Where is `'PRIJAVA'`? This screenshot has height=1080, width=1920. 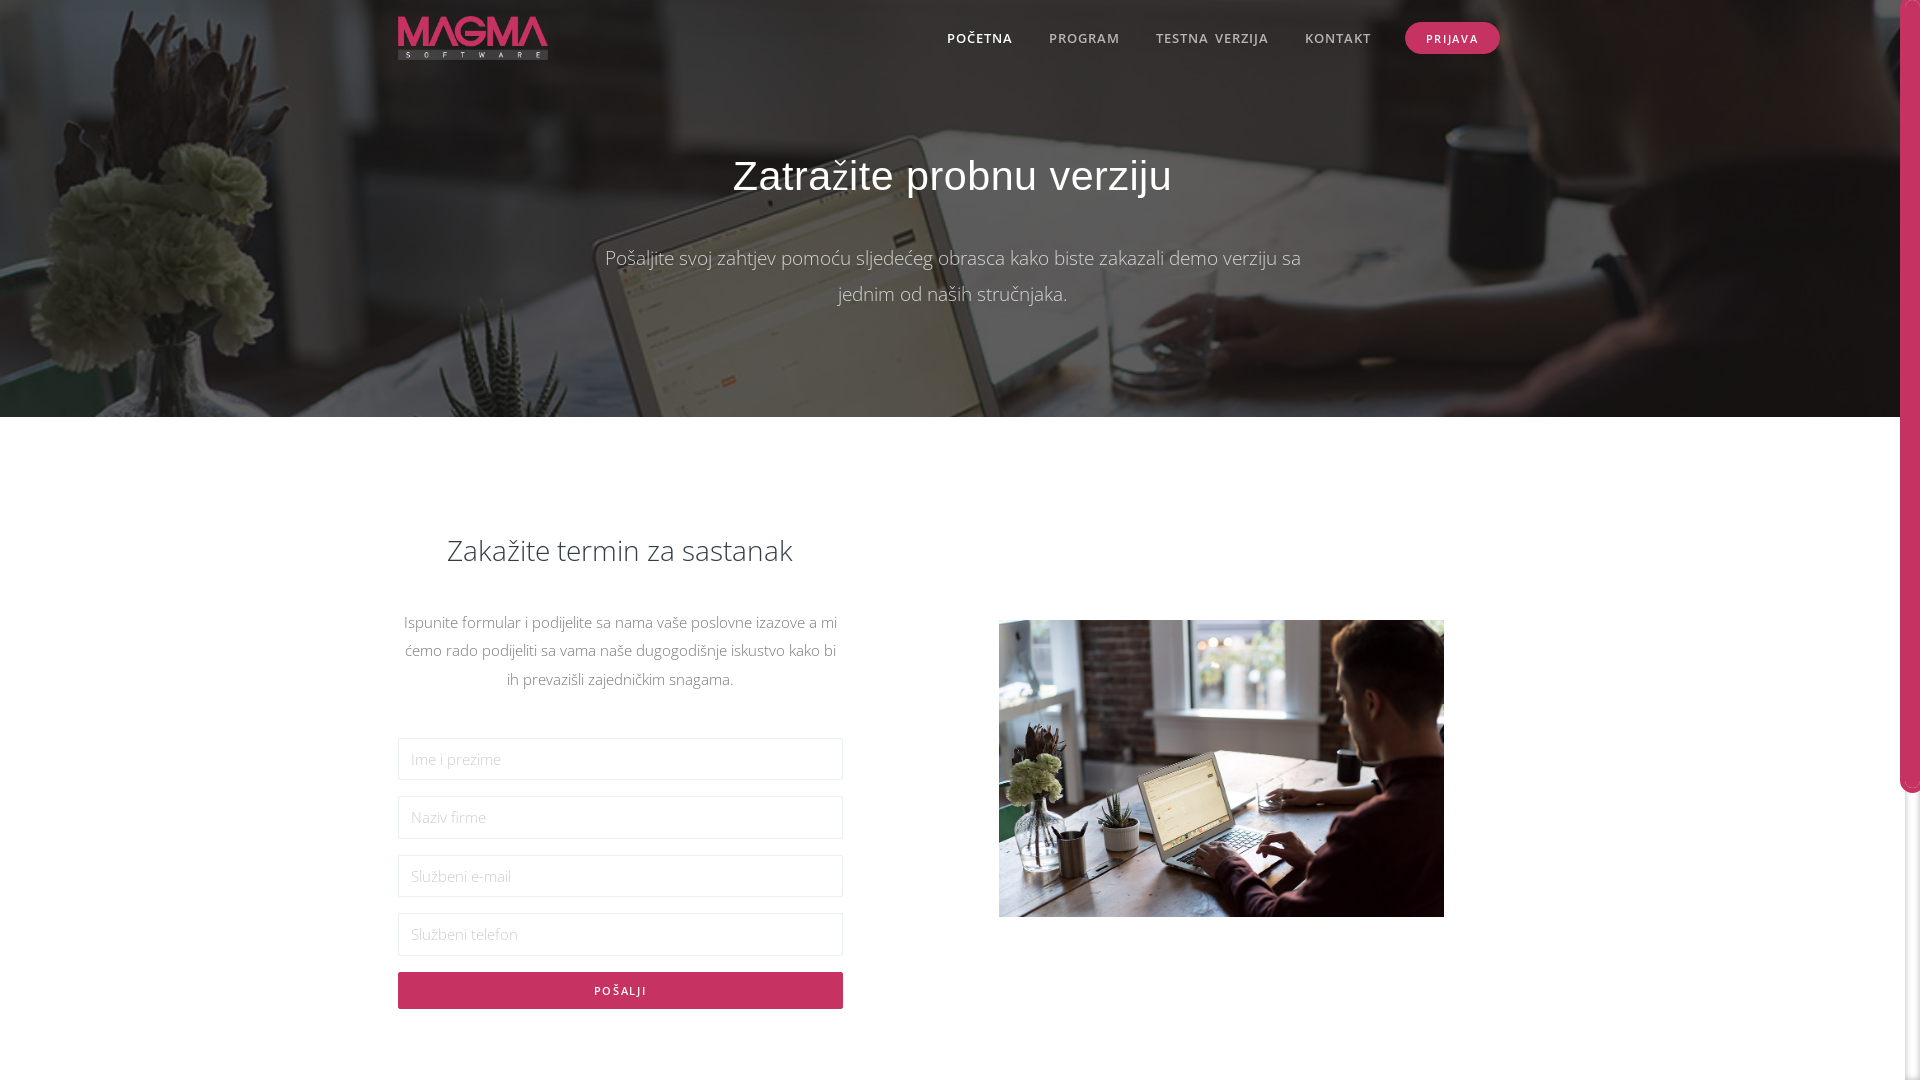
'PRIJAVA' is located at coordinates (1404, 38).